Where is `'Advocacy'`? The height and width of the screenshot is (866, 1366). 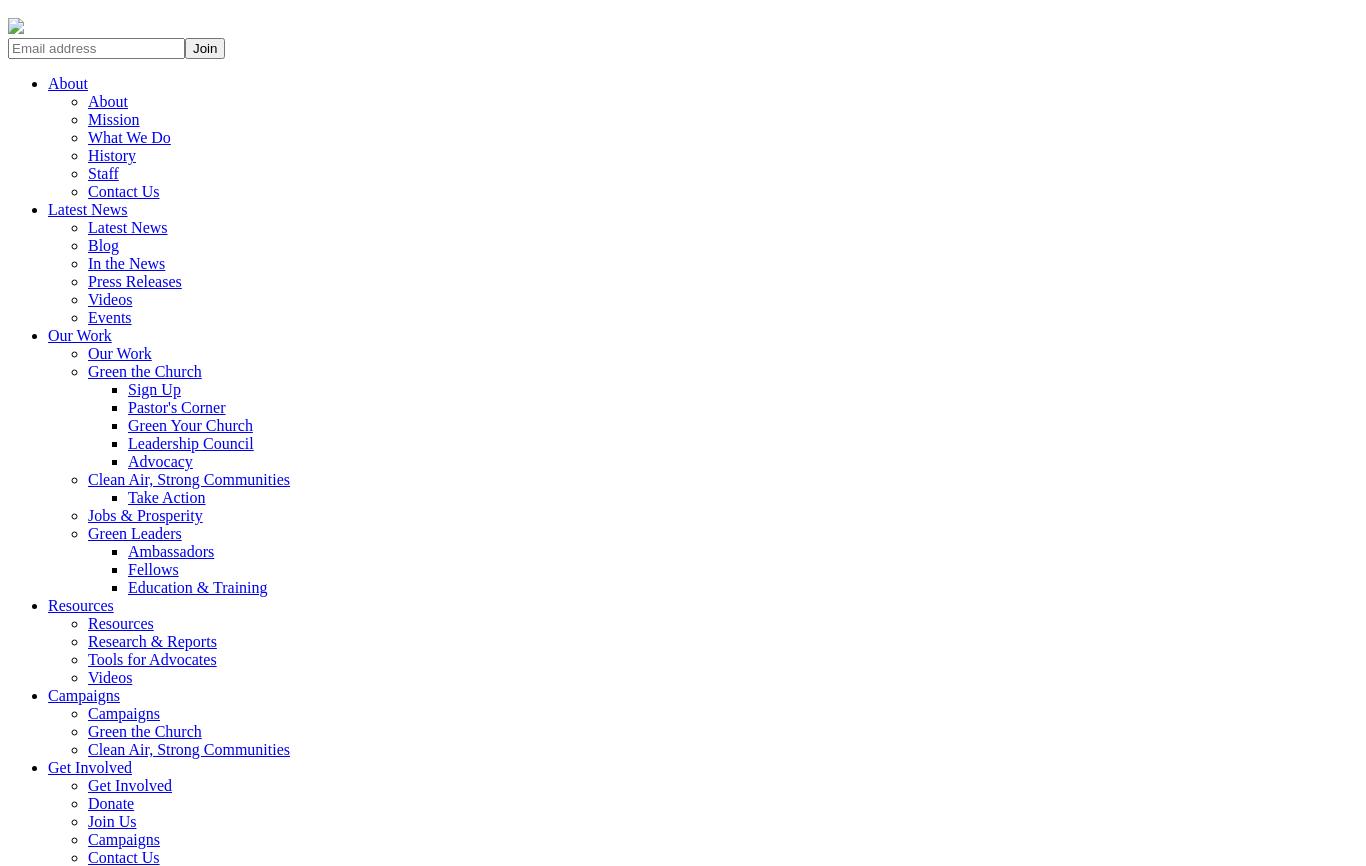
'Advocacy' is located at coordinates (126, 461).